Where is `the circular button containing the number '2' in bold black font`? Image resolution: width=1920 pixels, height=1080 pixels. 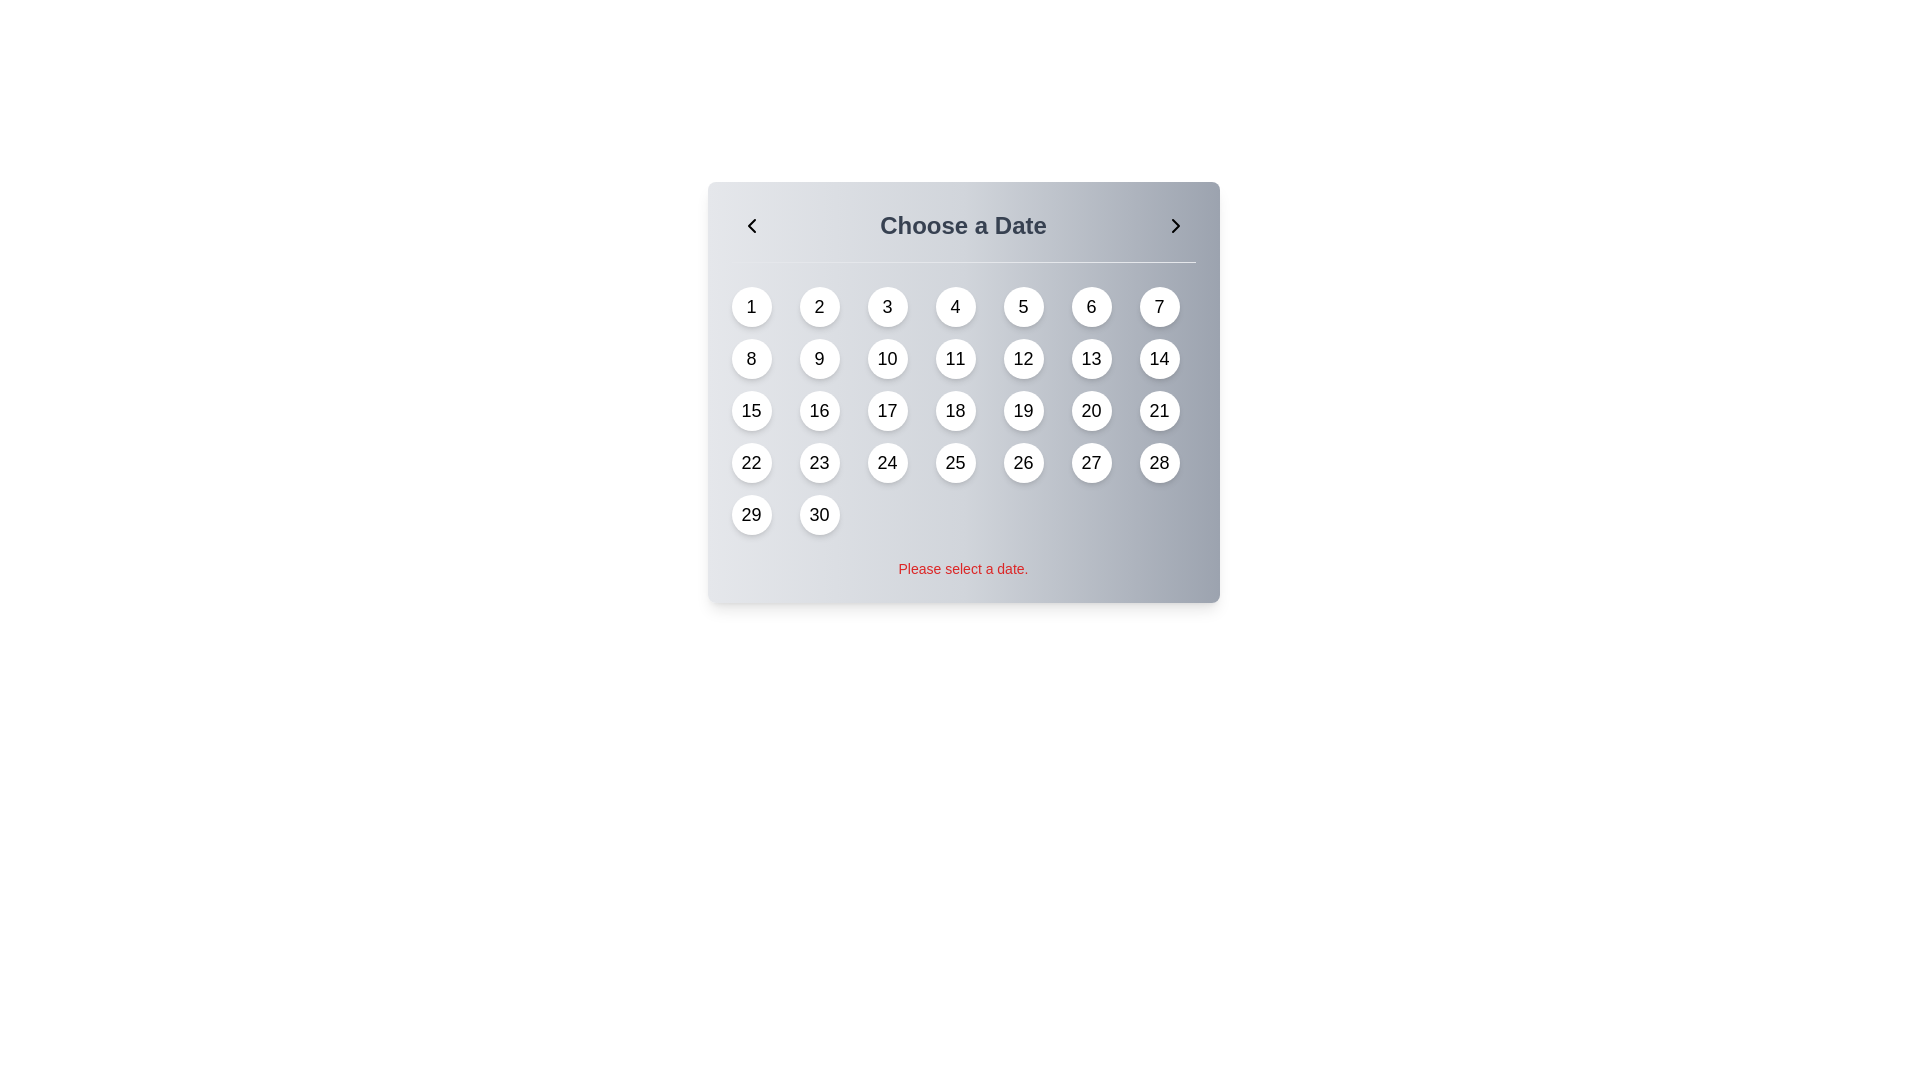 the circular button containing the number '2' in bold black font is located at coordinates (819, 307).